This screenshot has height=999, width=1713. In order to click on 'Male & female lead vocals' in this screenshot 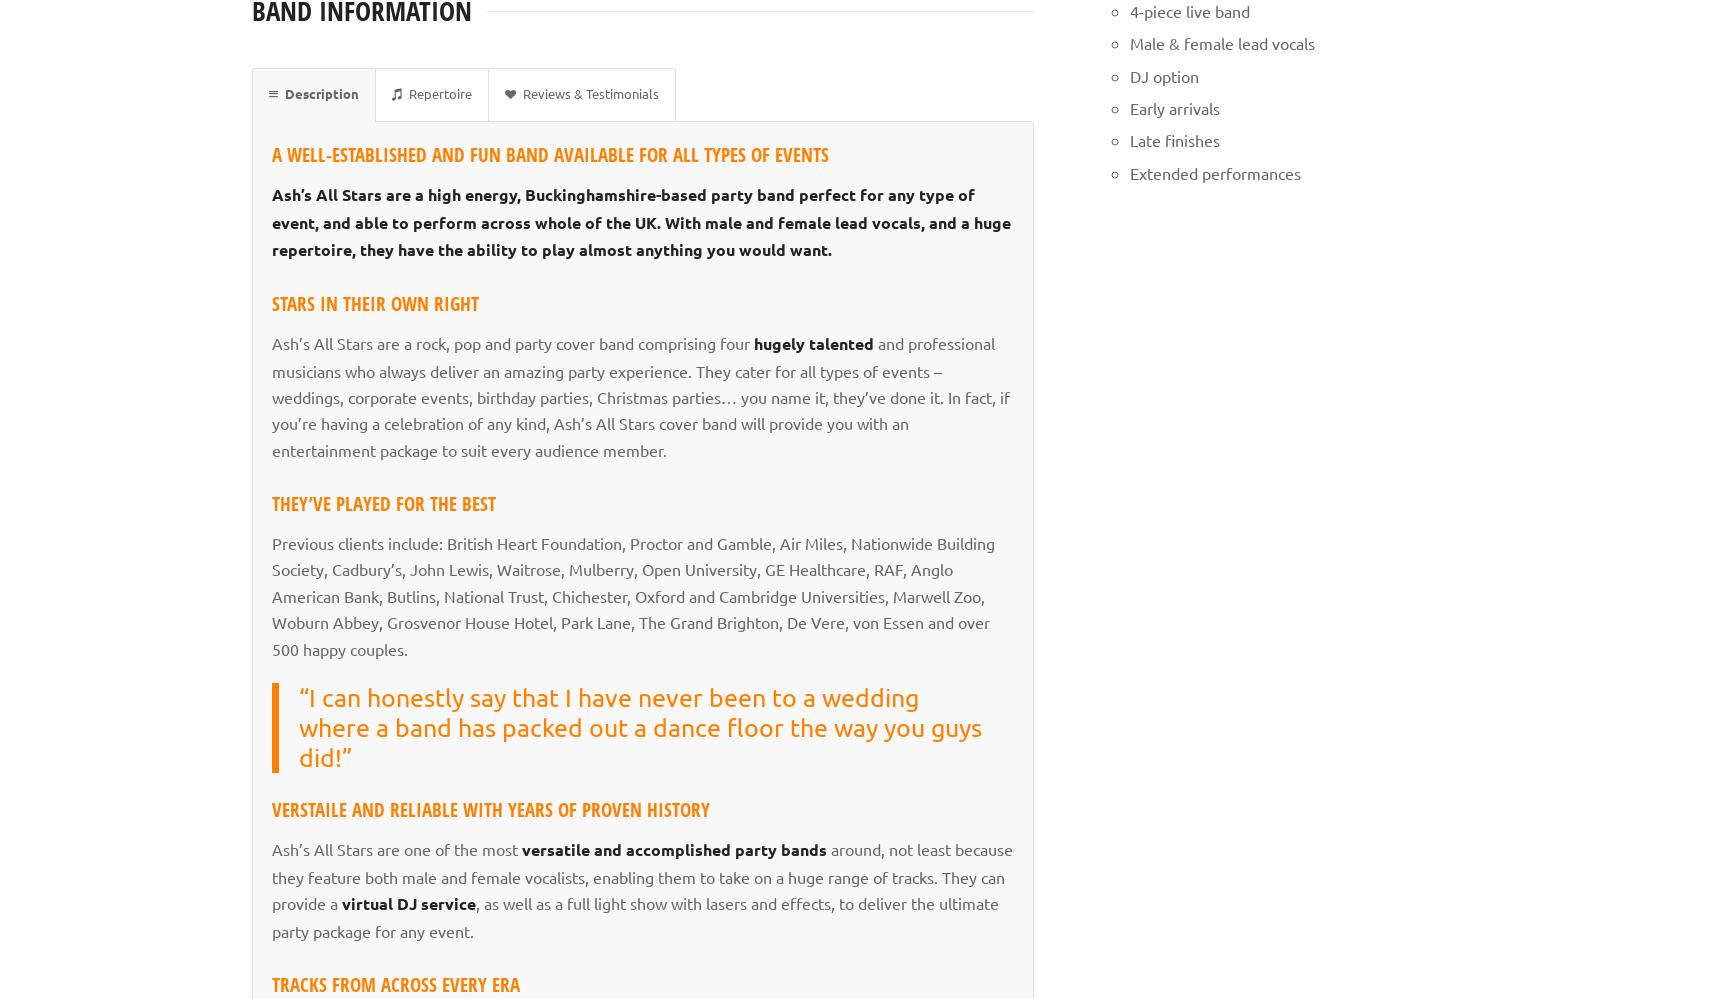, I will do `click(1221, 42)`.